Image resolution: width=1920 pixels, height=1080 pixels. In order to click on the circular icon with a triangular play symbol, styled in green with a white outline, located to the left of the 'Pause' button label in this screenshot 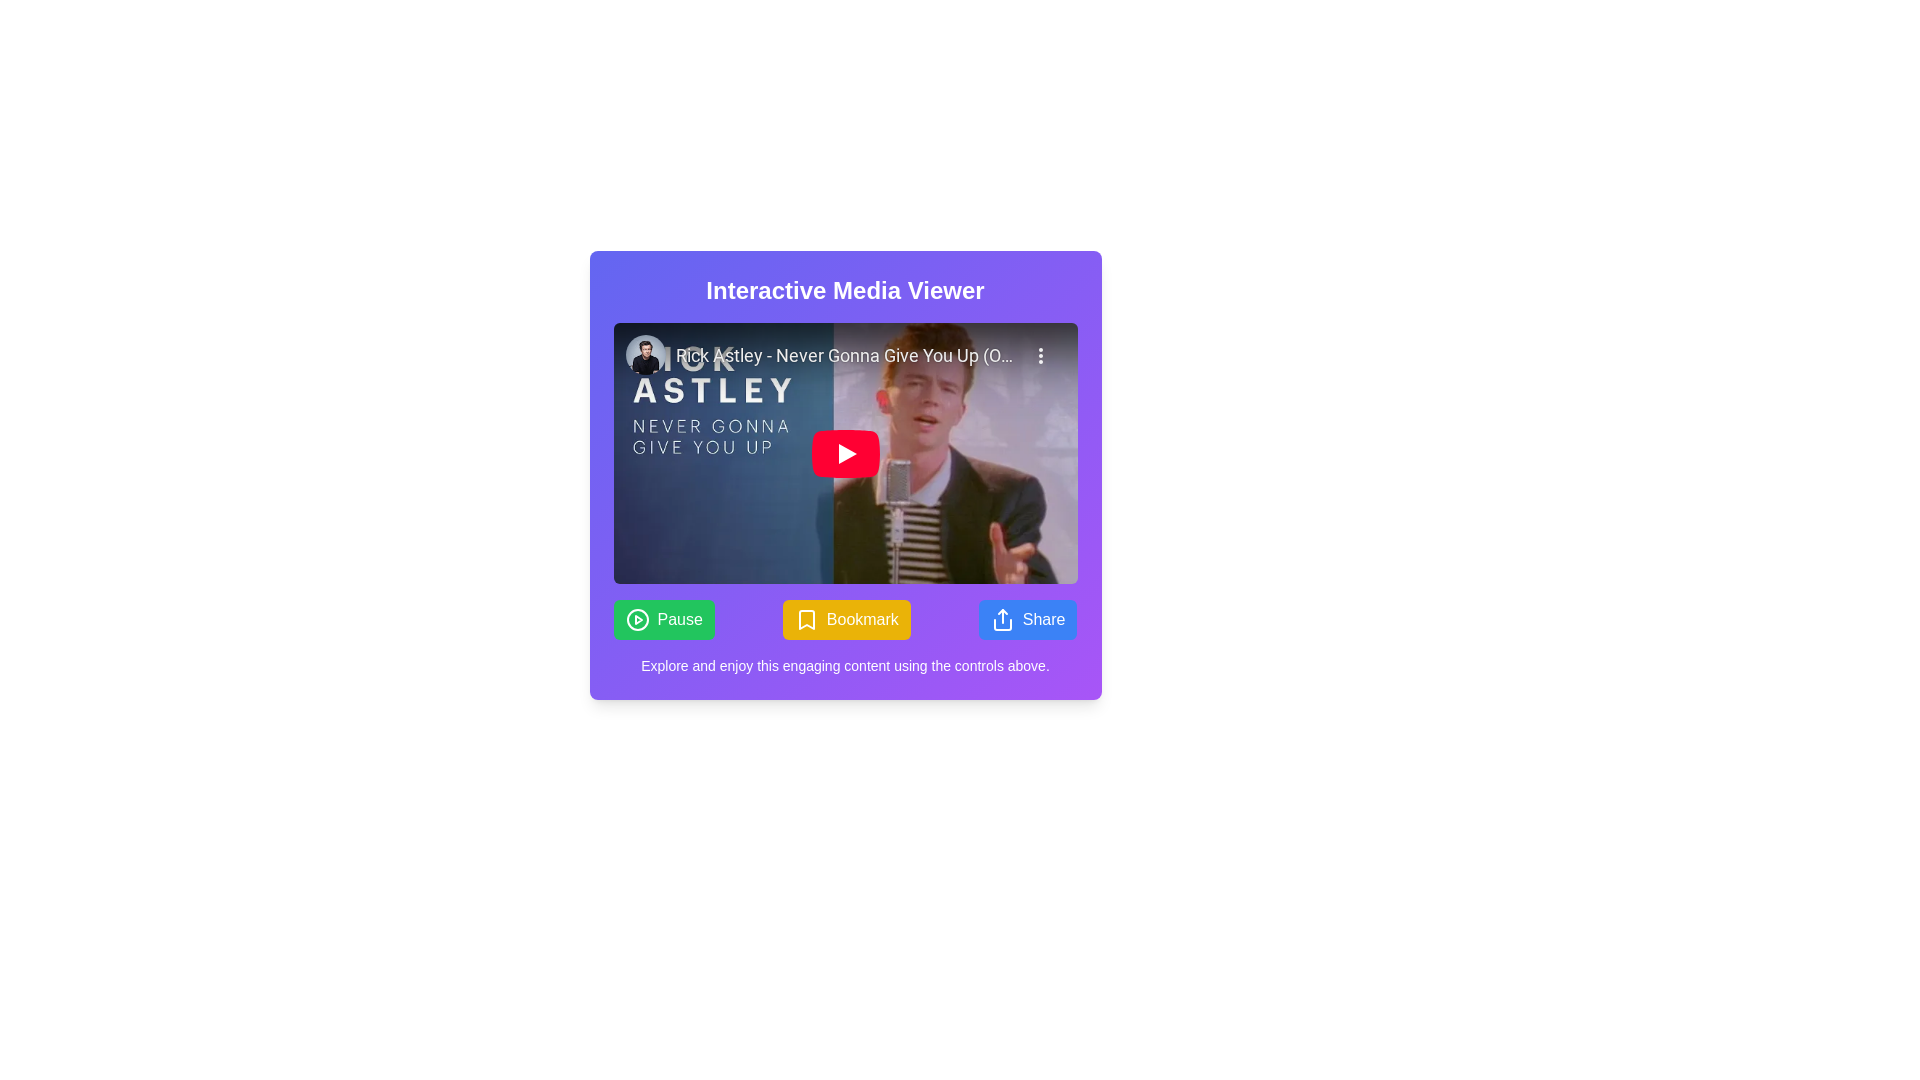, I will do `click(636, 619)`.